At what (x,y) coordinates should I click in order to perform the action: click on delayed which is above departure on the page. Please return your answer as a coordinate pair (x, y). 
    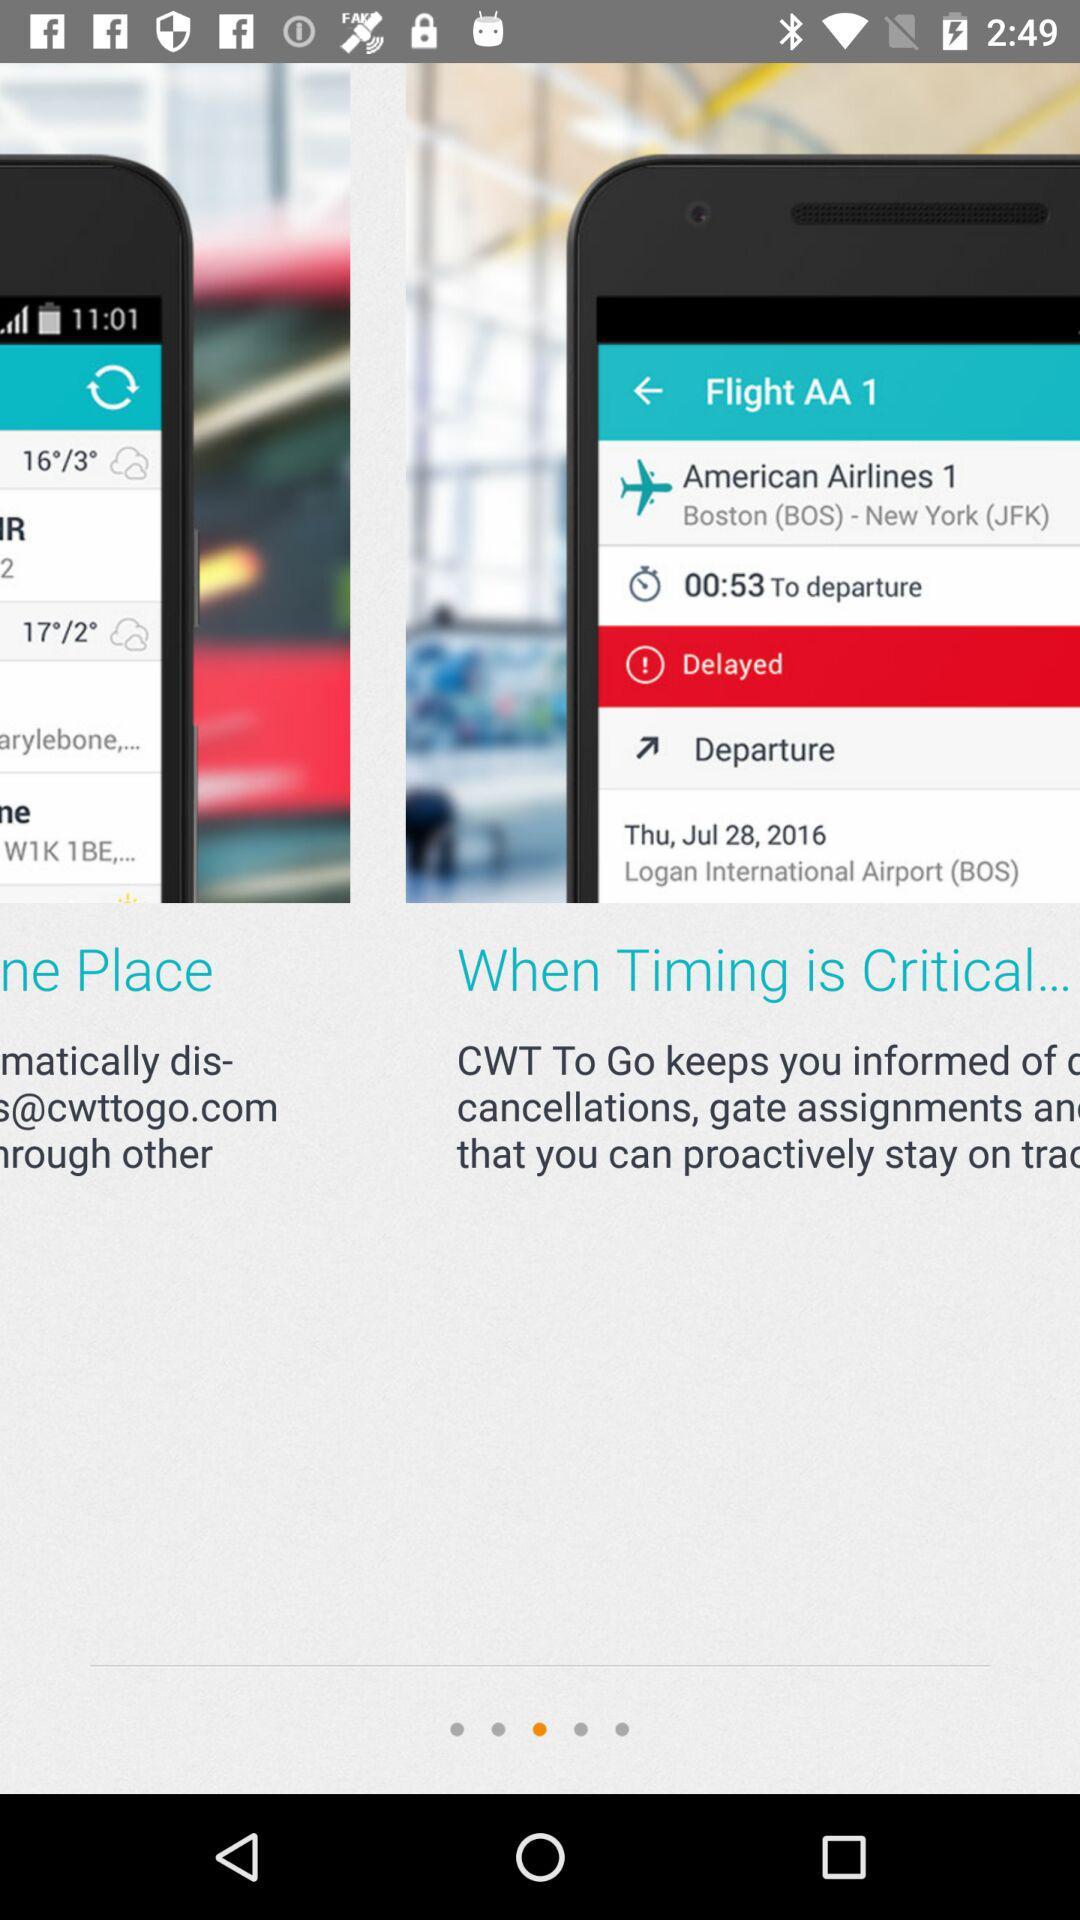
    Looking at the image, I should click on (486, 483).